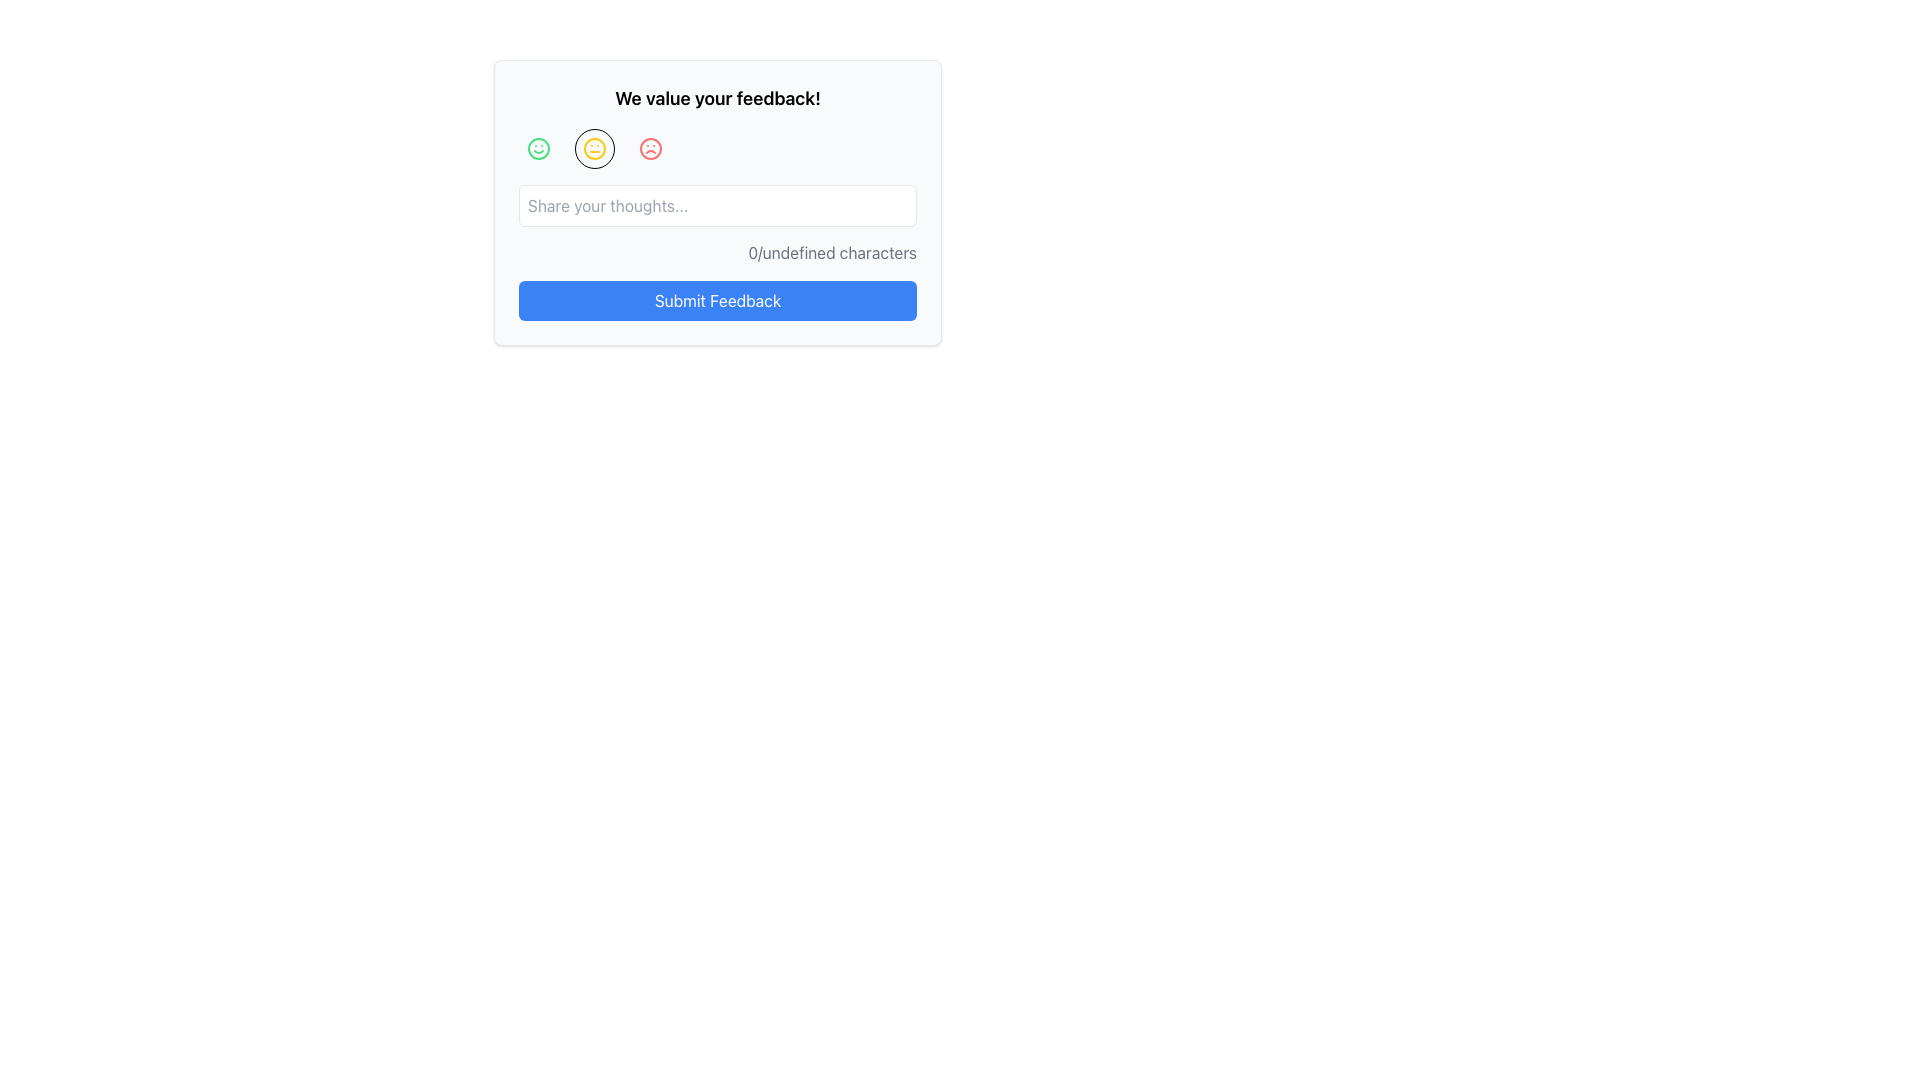  What do you see at coordinates (718, 99) in the screenshot?
I see `the text block that displays 'We value your feedback!' at the top of the feedback form card` at bounding box center [718, 99].